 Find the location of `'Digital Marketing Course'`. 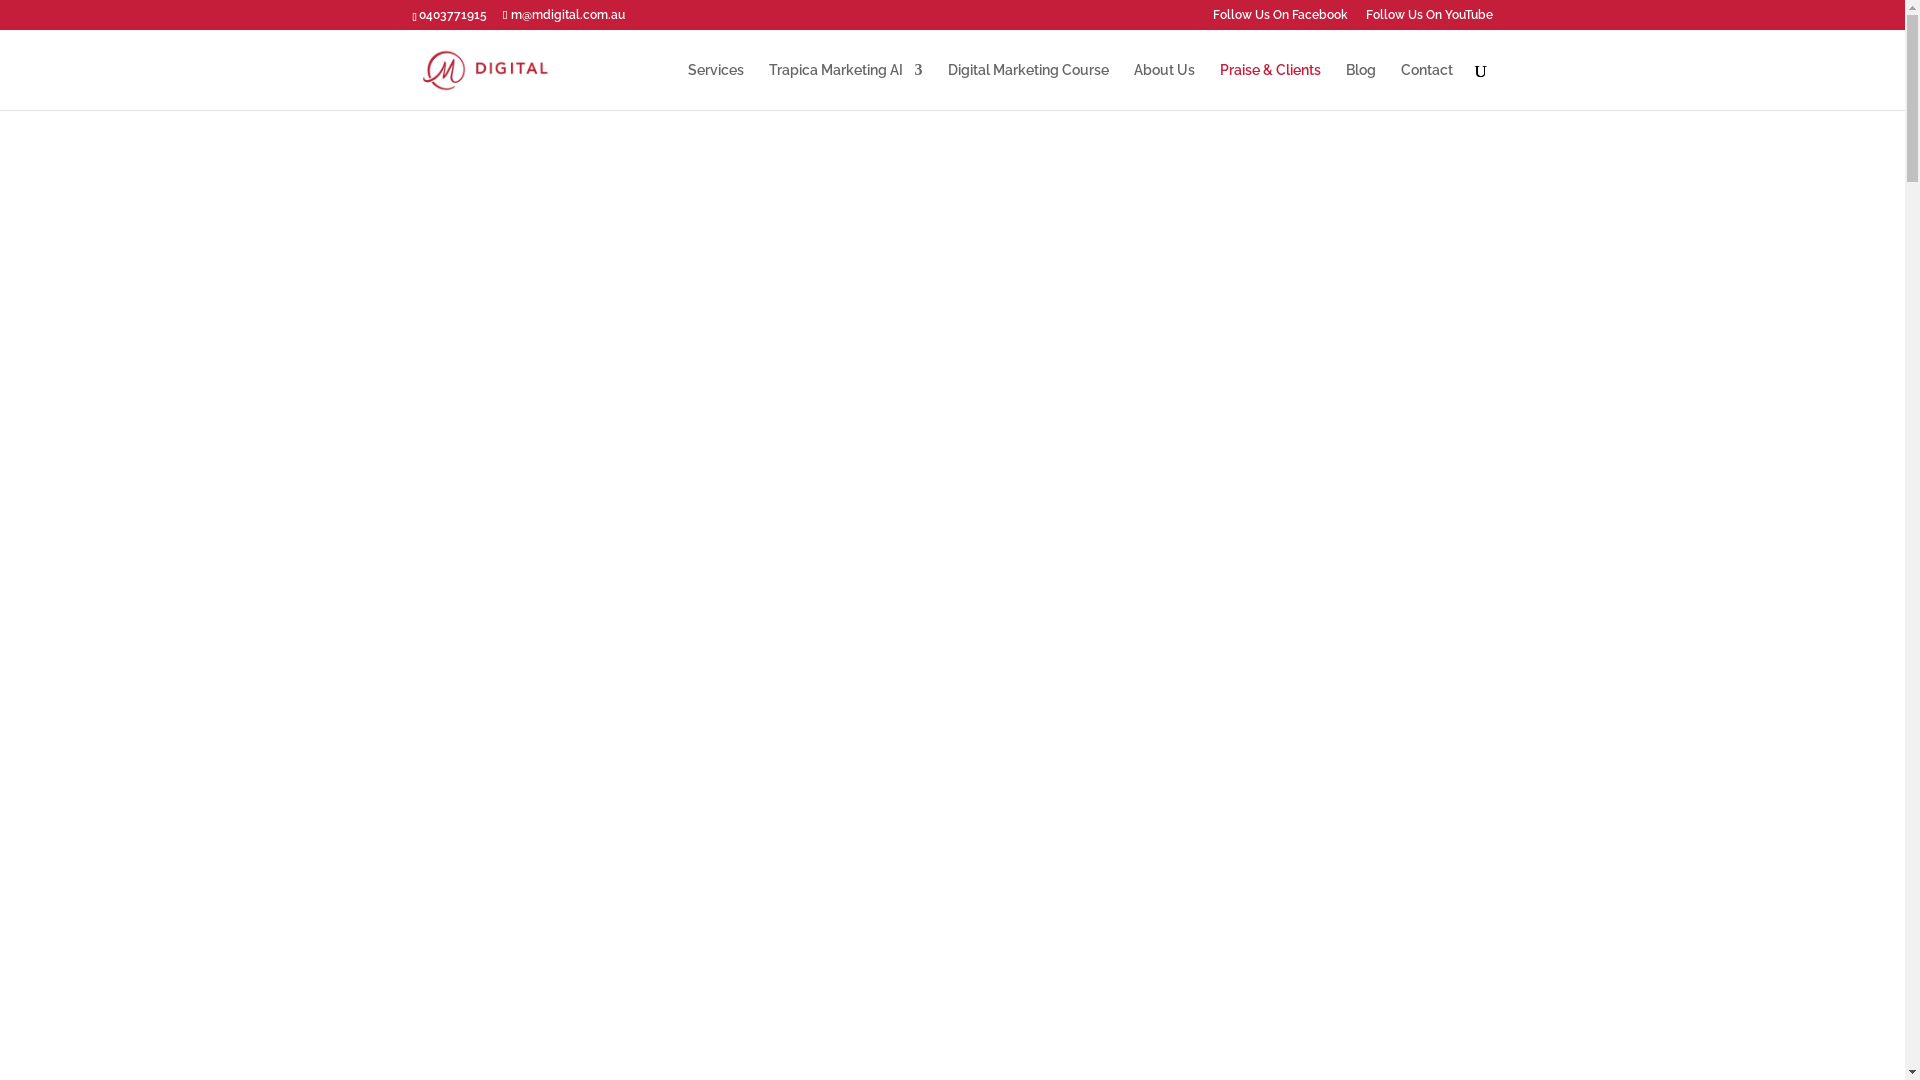

'Digital Marketing Course' is located at coordinates (947, 85).